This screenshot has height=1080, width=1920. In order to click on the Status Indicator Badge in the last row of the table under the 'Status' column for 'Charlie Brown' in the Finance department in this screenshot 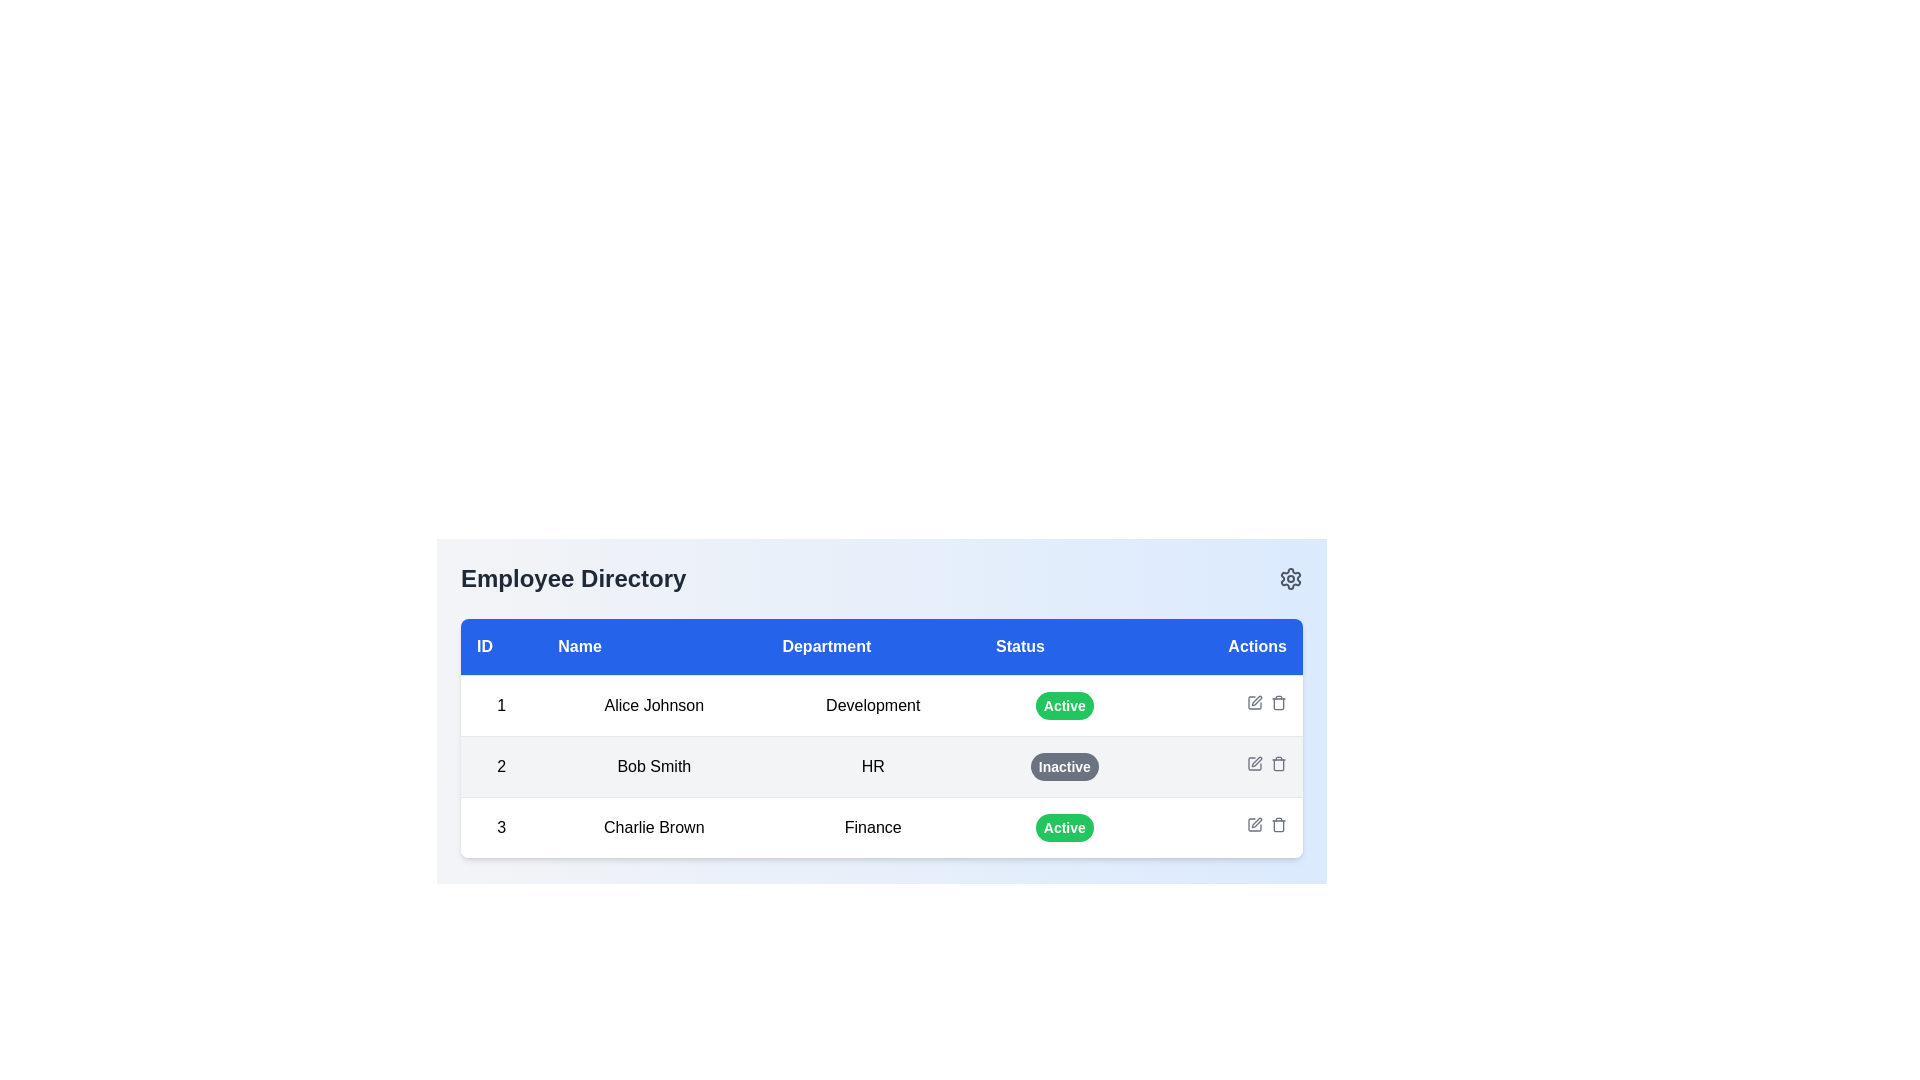, I will do `click(1063, 827)`.